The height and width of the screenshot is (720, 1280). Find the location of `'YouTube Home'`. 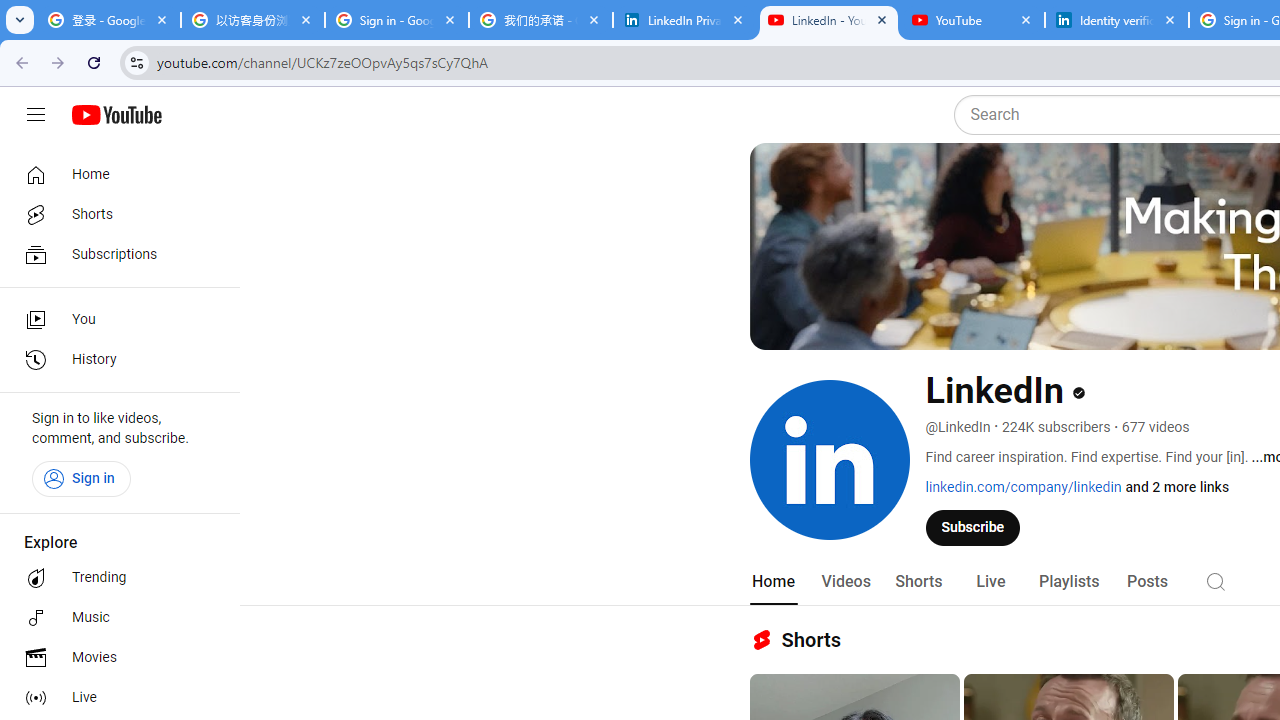

'YouTube Home' is located at coordinates (115, 115).